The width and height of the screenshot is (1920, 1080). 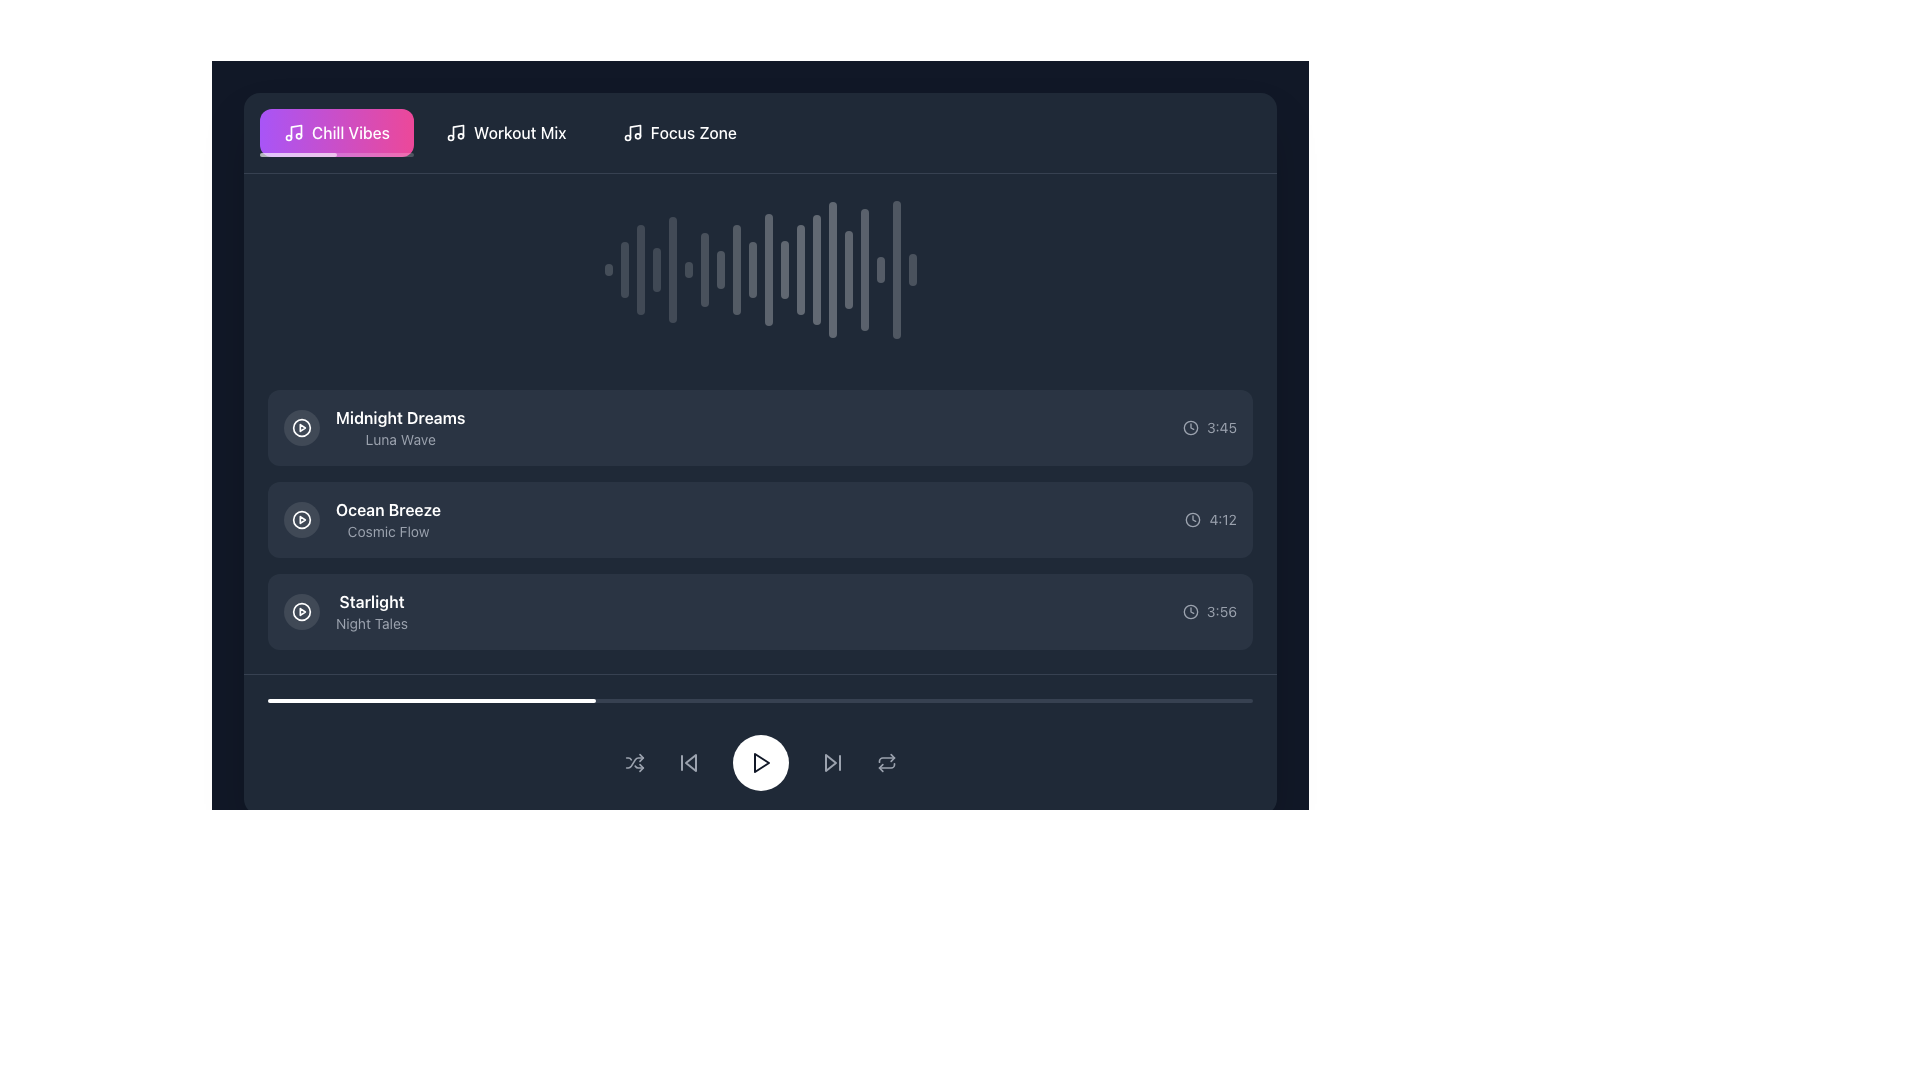 I want to click on the shuffle control icon located at the far left of the bottom control bar, so click(x=633, y=763).